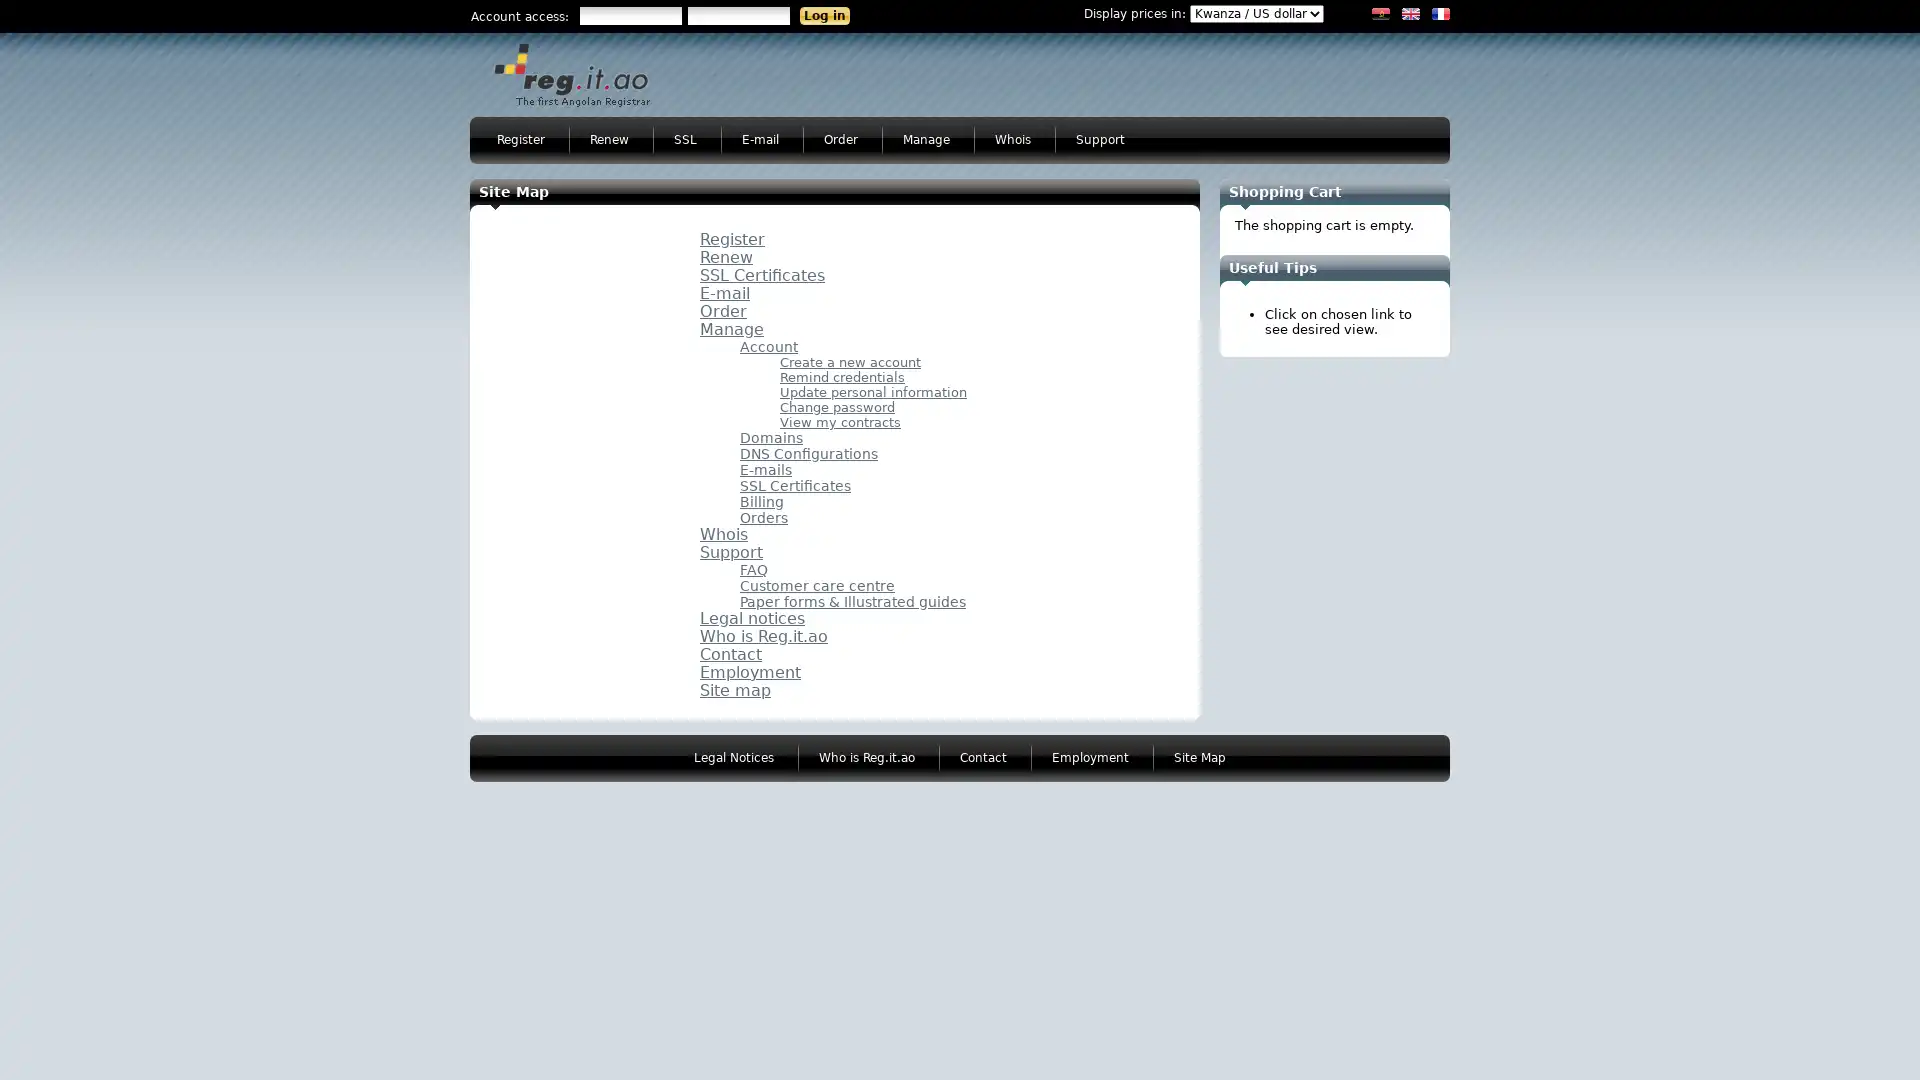 Image resolution: width=1920 pixels, height=1080 pixels. Describe the element at coordinates (825, 15) in the screenshot. I see `Log in` at that location.